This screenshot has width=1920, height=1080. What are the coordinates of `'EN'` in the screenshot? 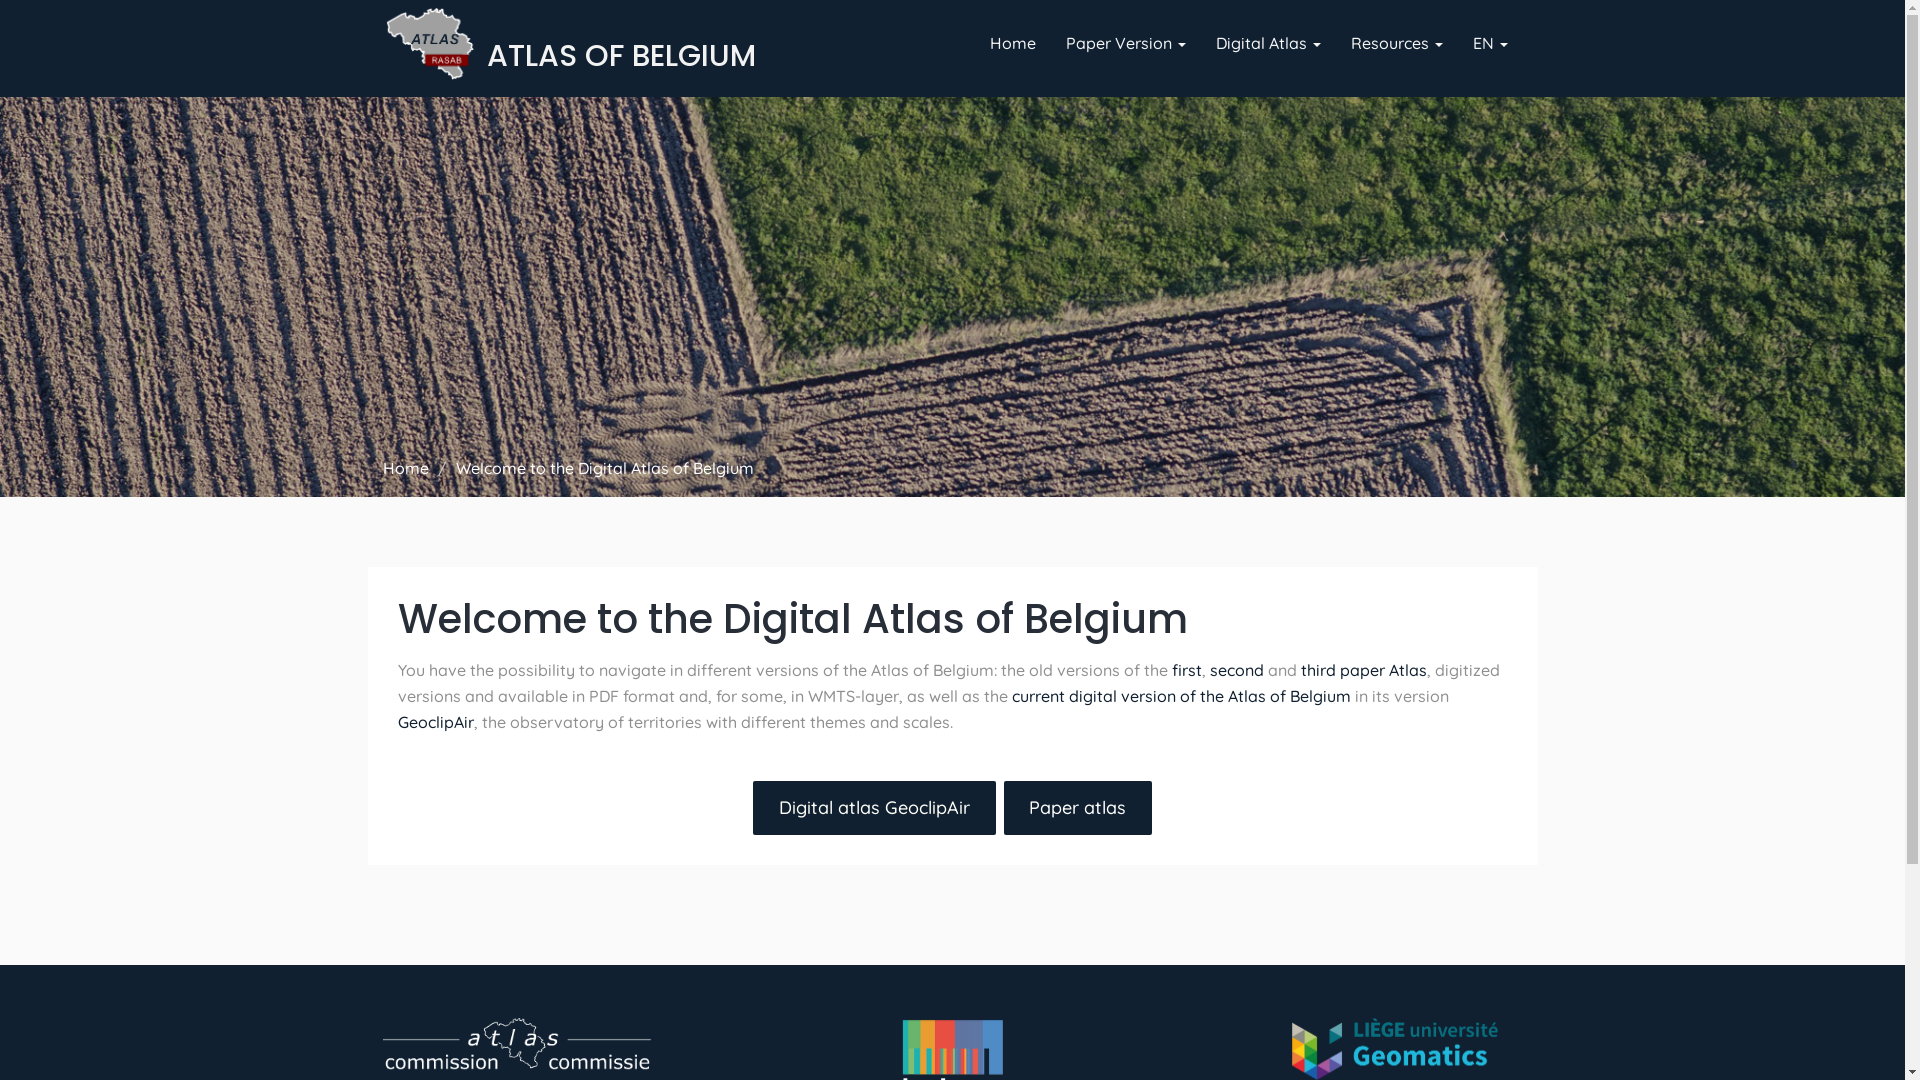 It's located at (1490, 43).